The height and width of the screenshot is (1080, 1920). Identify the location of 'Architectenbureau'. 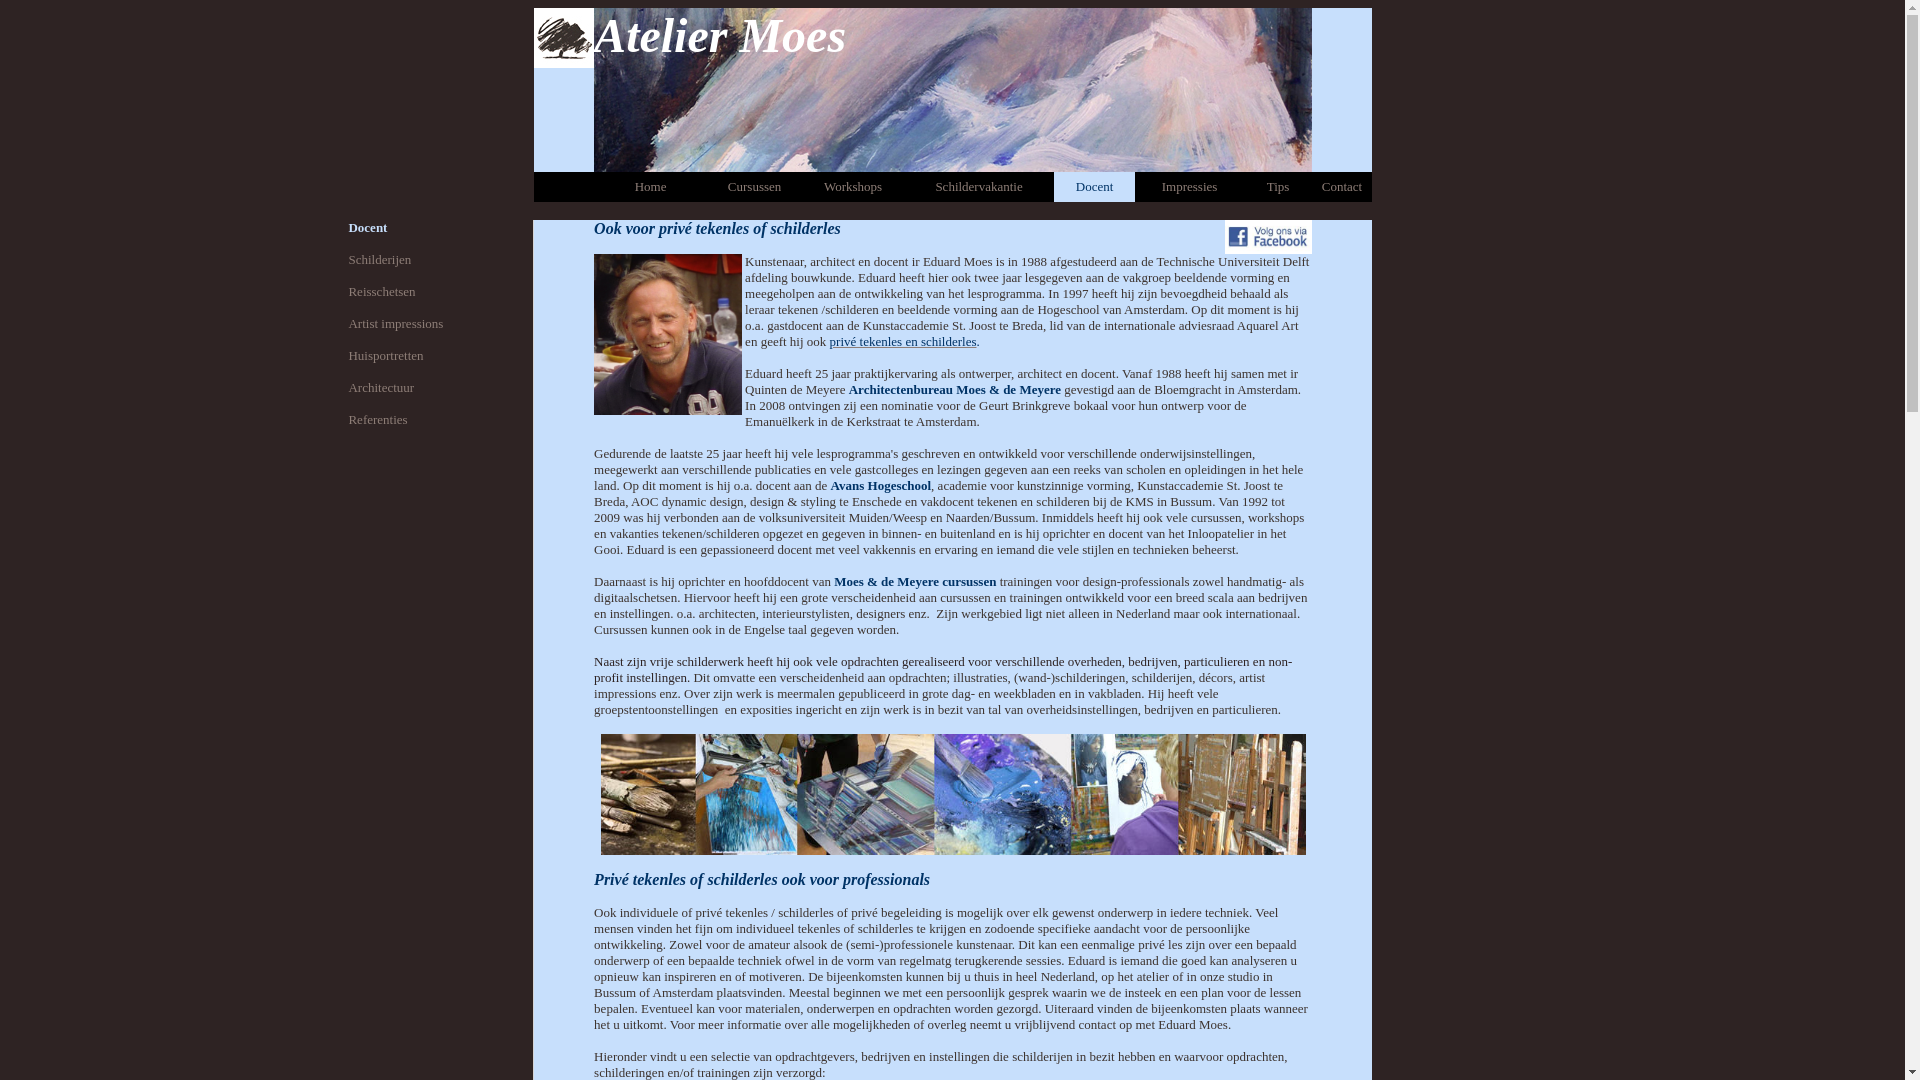
(900, 389).